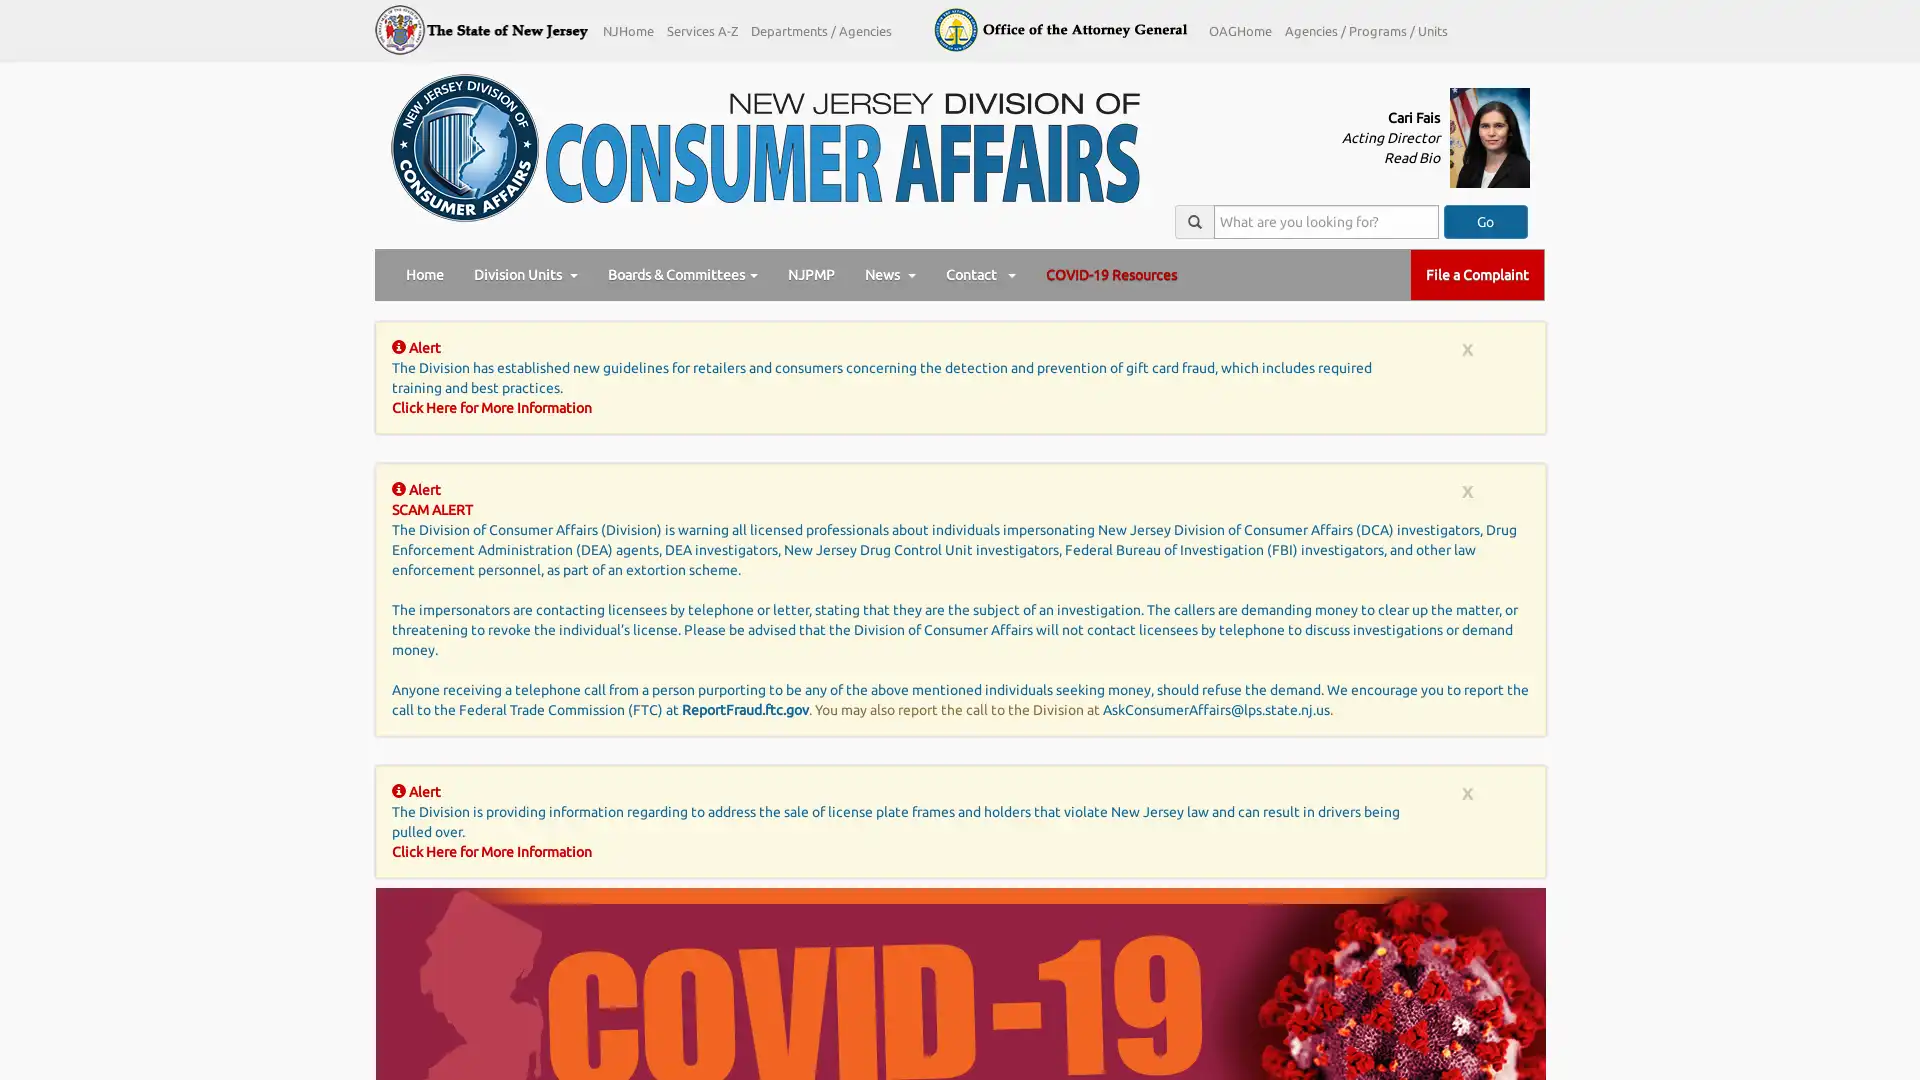 The height and width of the screenshot is (1080, 1920). I want to click on x, so click(1467, 490).